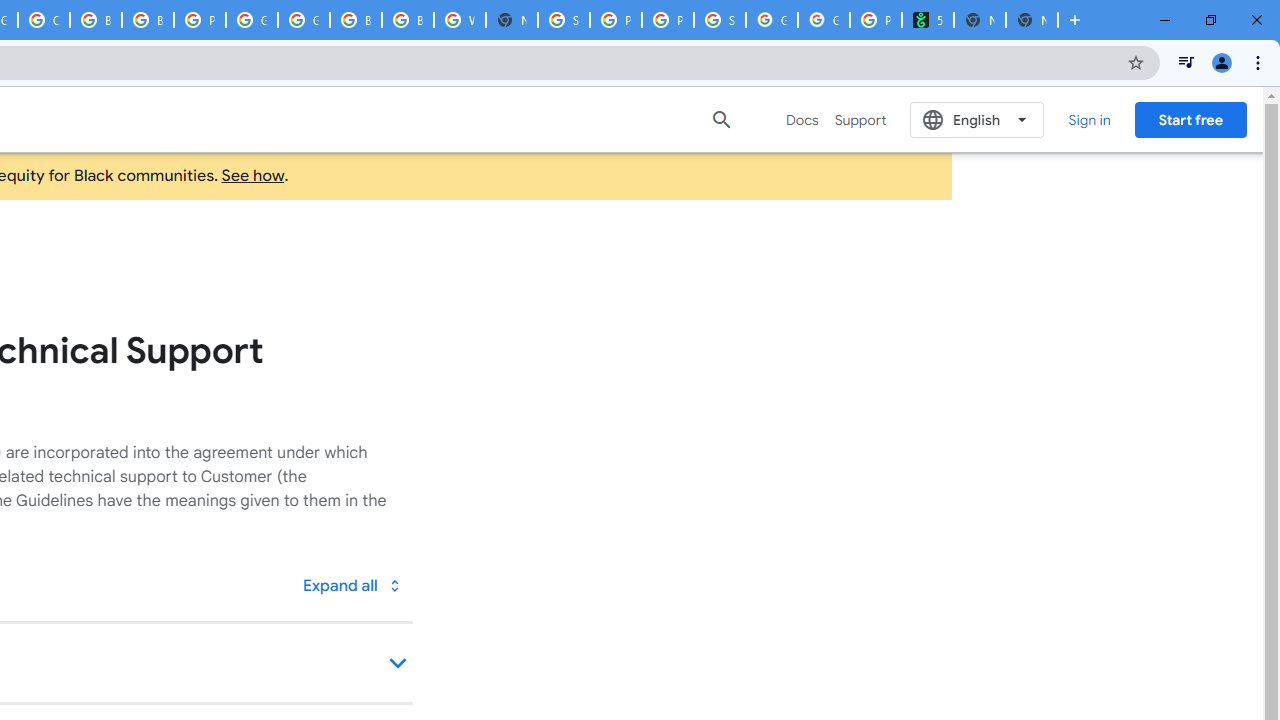 The height and width of the screenshot is (720, 1280). Describe the element at coordinates (351, 585) in the screenshot. I see `'Toggle all'` at that location.